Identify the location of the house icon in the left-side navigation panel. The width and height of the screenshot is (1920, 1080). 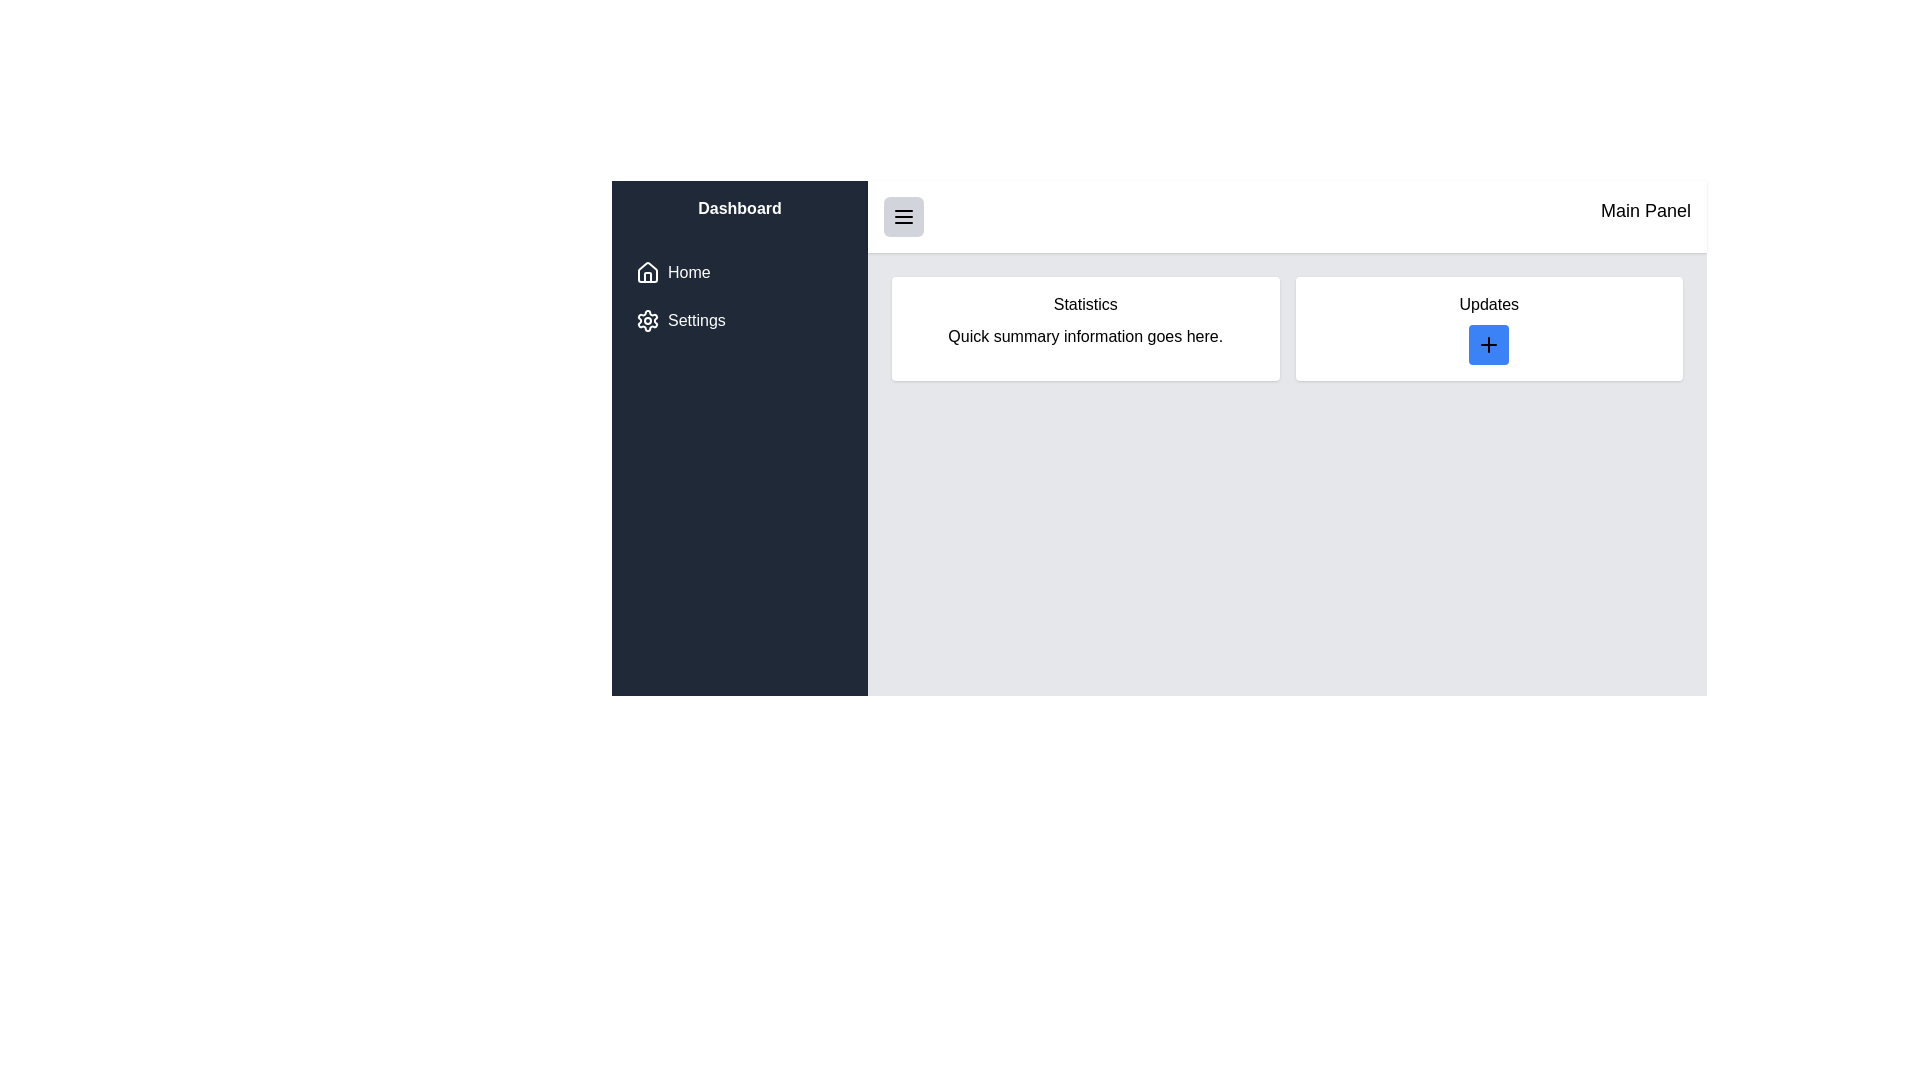
(648, 277).